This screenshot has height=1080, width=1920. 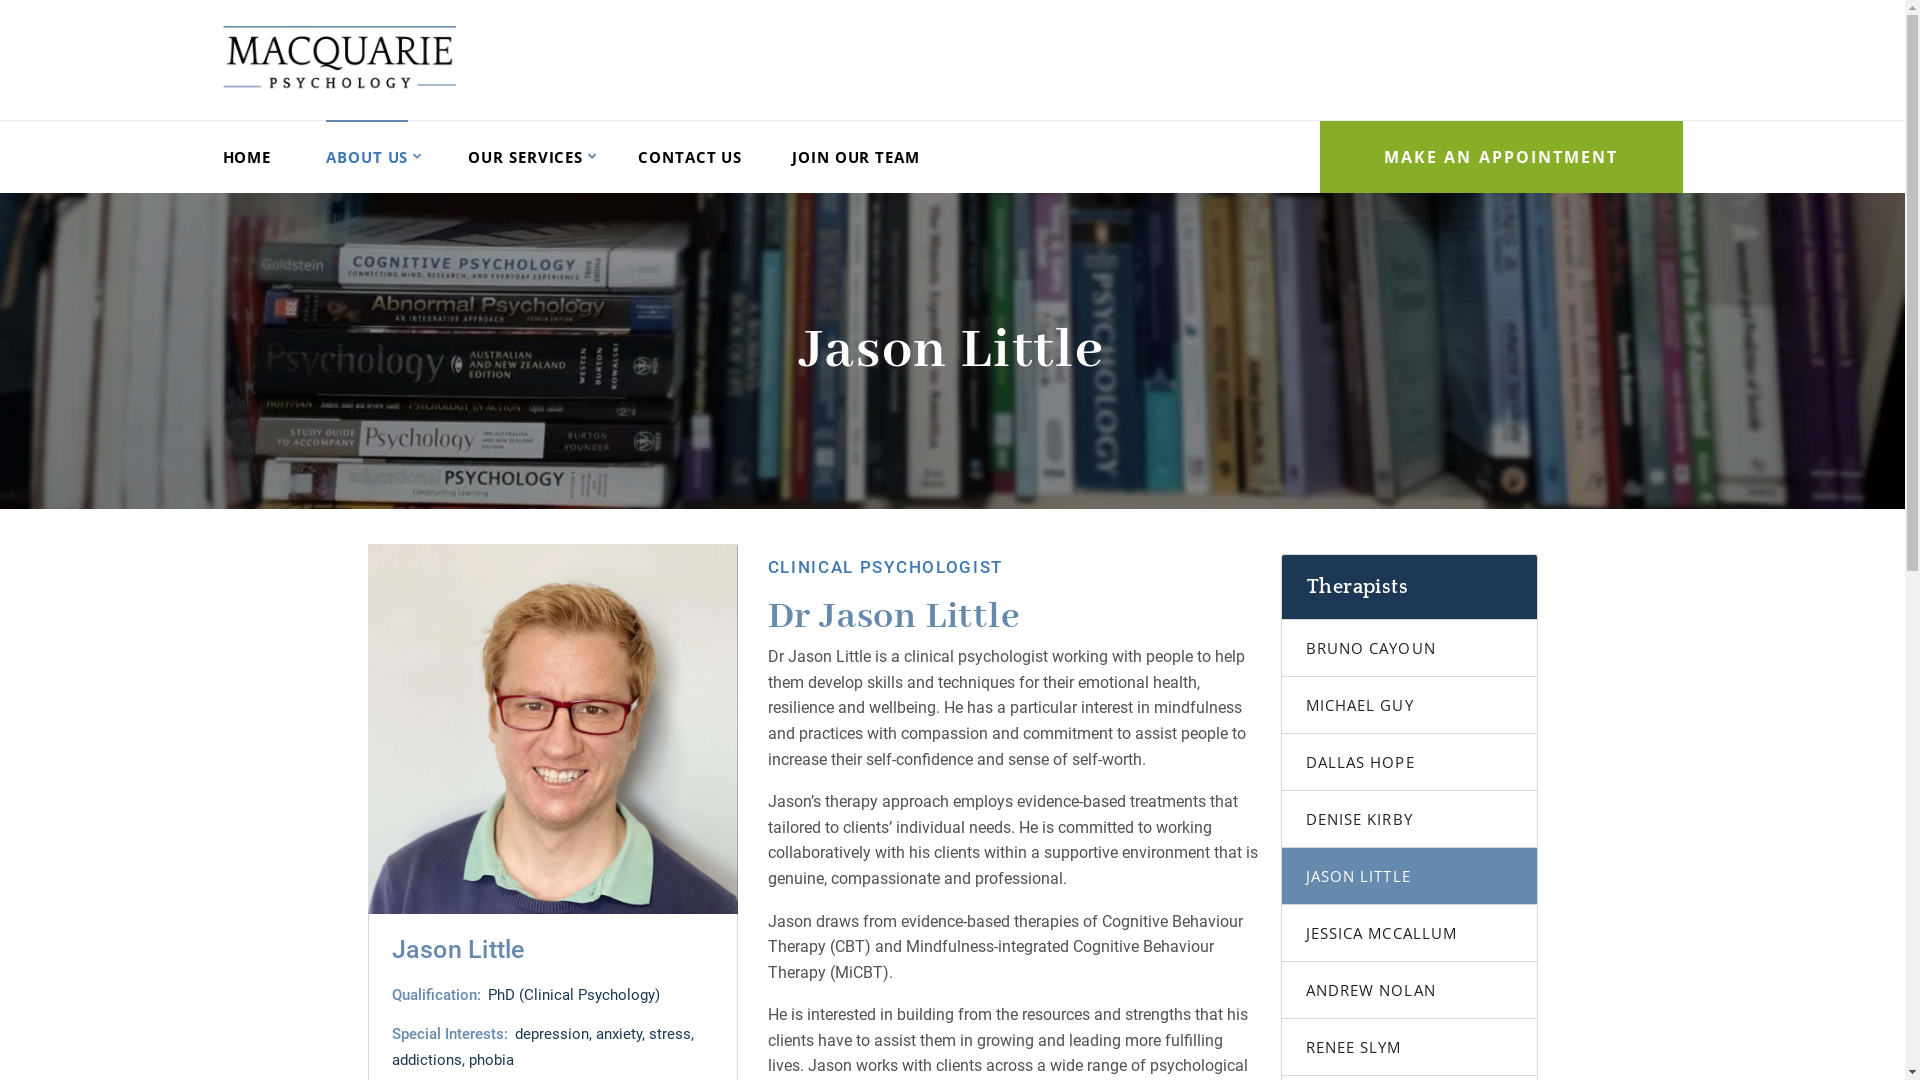 I want to click on 'RENEE SLYM', so click(x=1408, y=1046).